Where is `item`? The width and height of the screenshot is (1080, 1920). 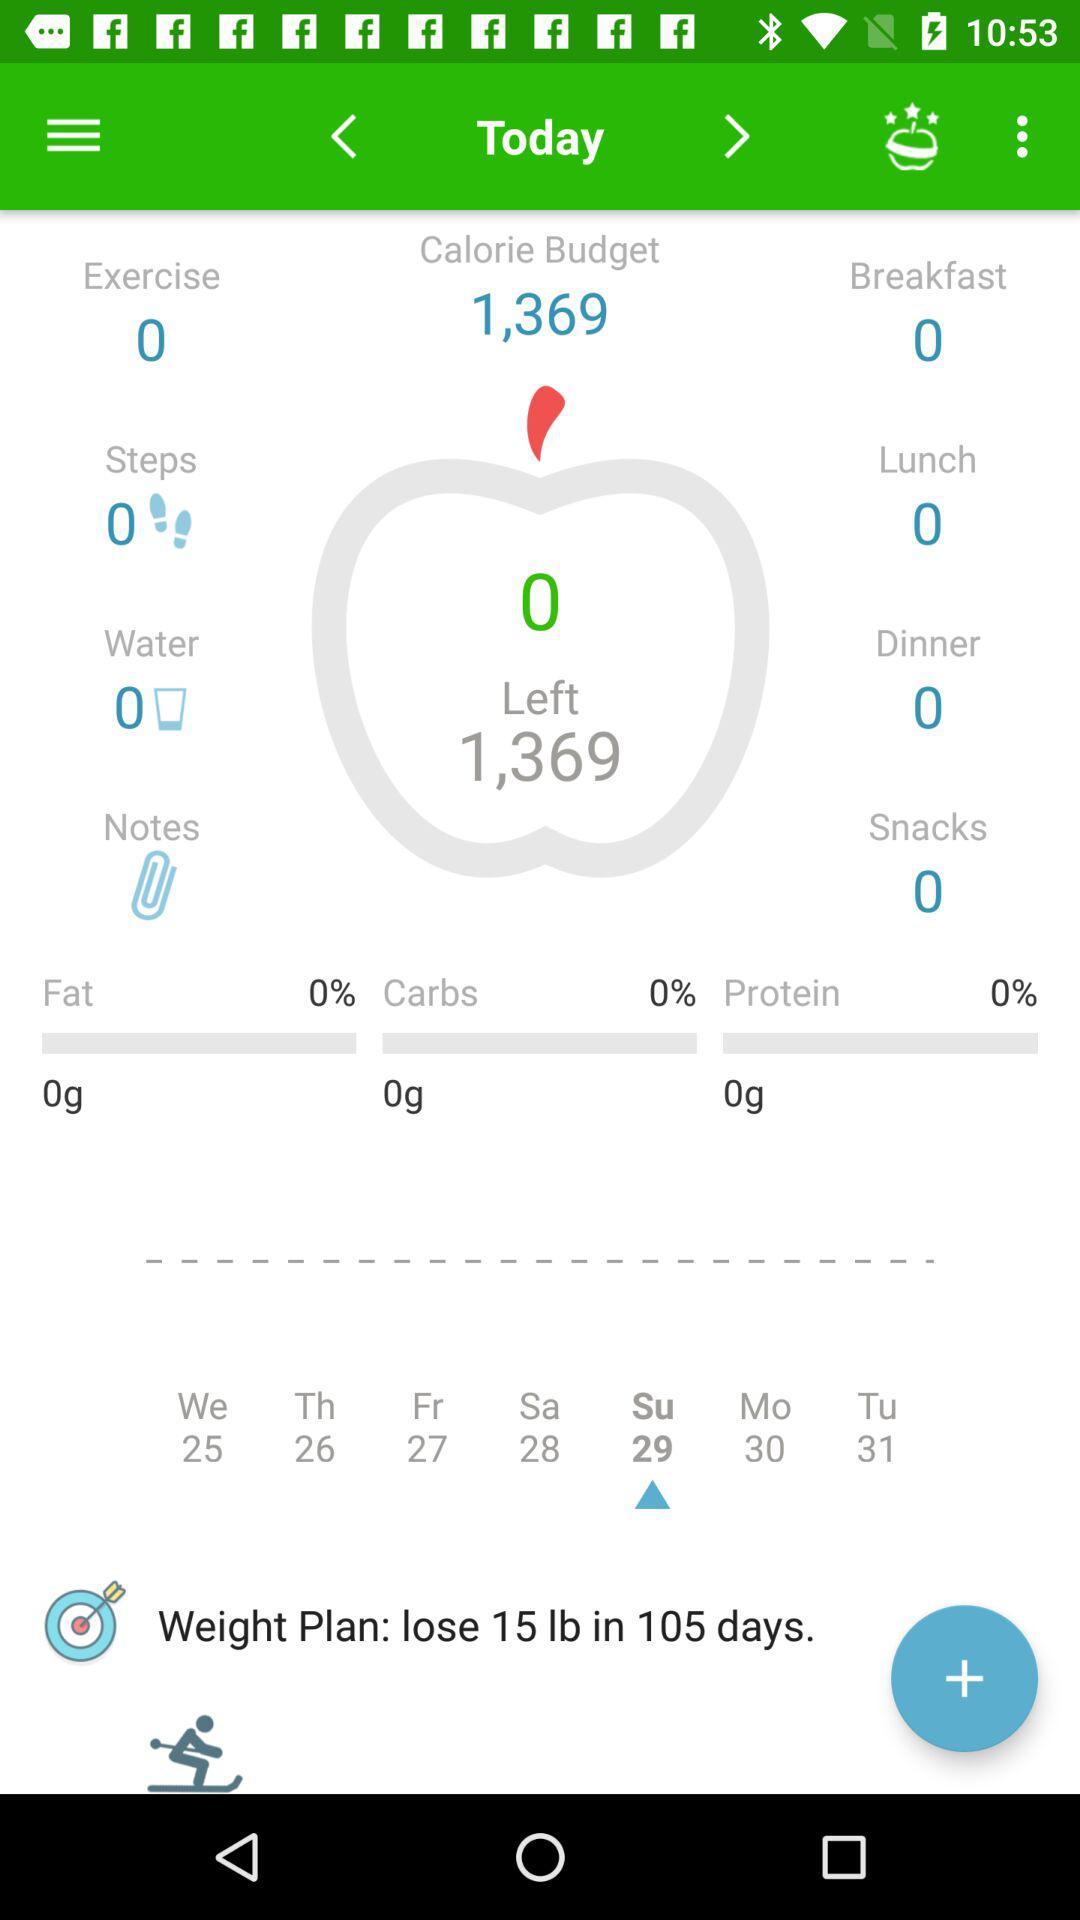 item is located at coordinates (963, 1678).